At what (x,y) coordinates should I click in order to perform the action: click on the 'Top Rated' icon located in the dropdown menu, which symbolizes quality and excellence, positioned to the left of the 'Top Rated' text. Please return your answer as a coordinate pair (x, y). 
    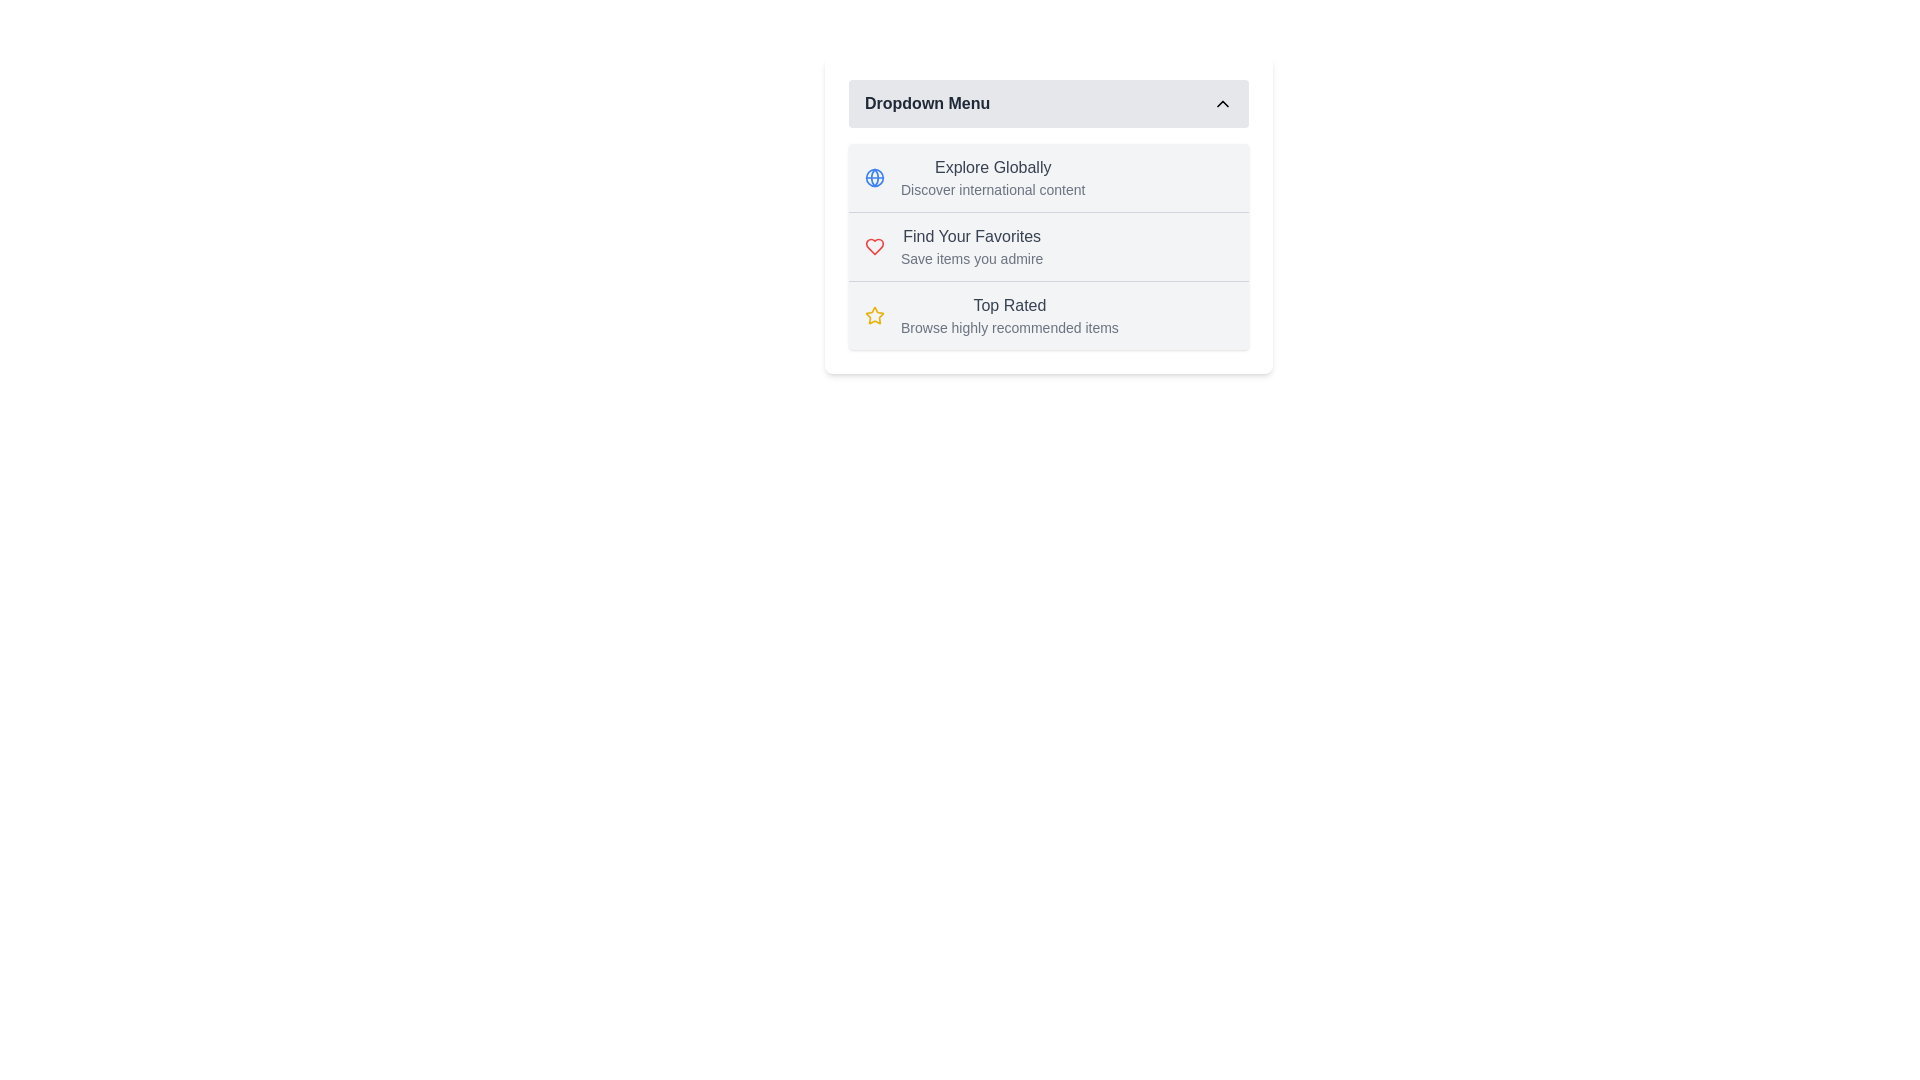
    Looking at the image, I should click on (874, 315).